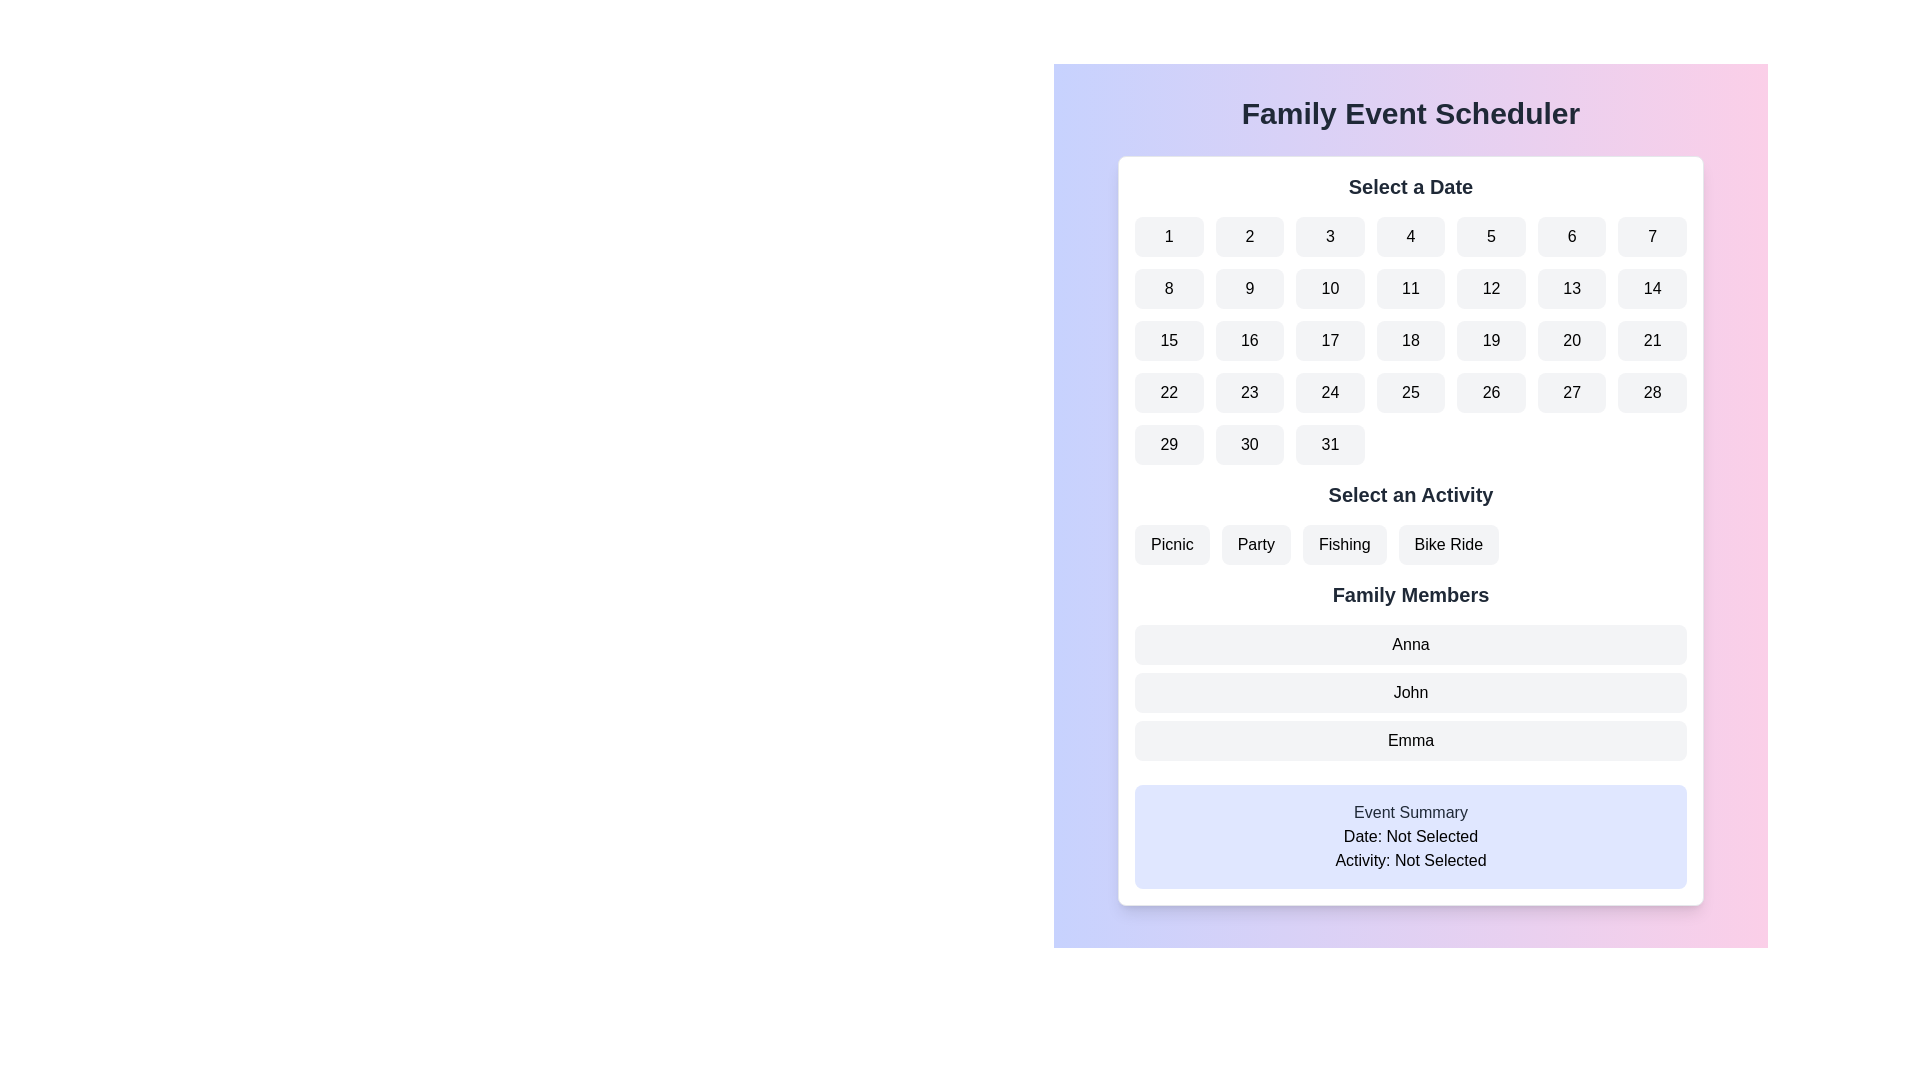  Describe the element at coordinates (1330, 289) in the screenshot. I see `the rounded rectangular button with the text '10'` at that location.